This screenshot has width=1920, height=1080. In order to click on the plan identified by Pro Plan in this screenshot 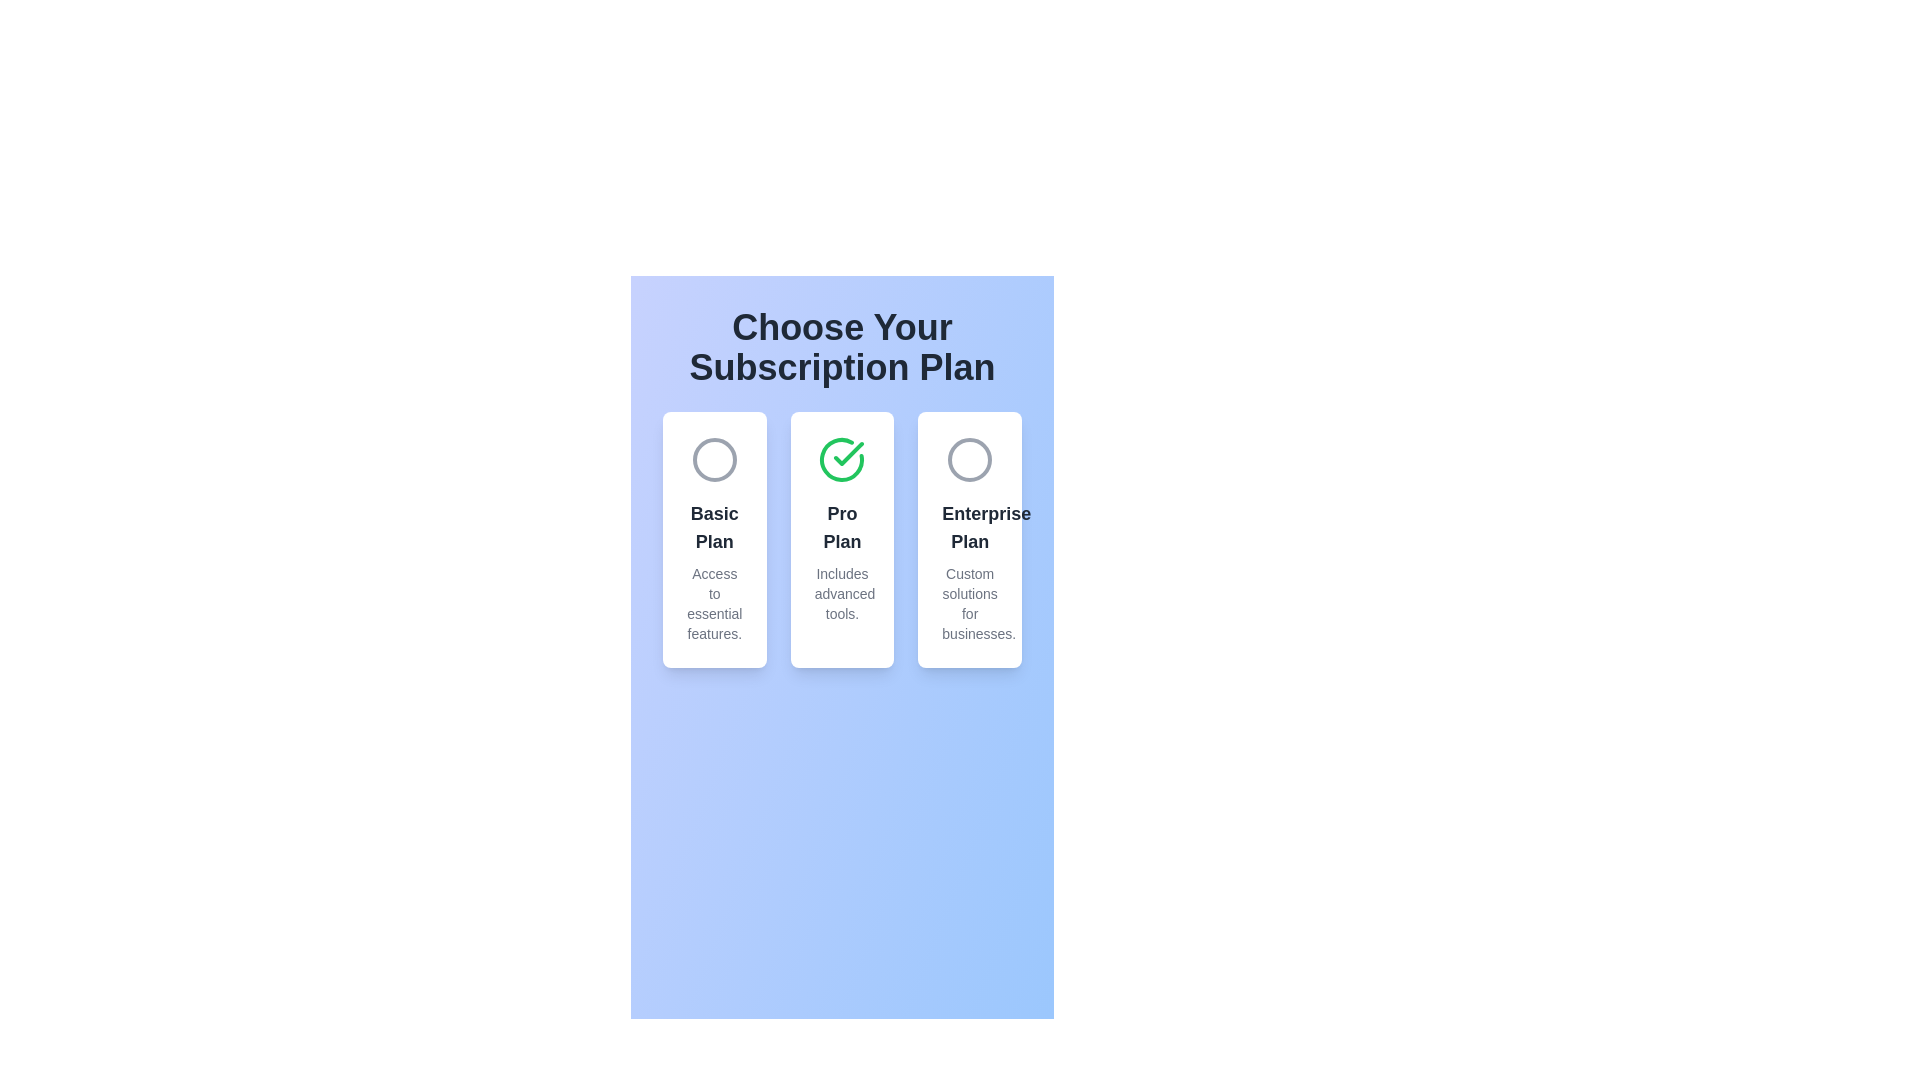, I will do `click(842, 459)`.